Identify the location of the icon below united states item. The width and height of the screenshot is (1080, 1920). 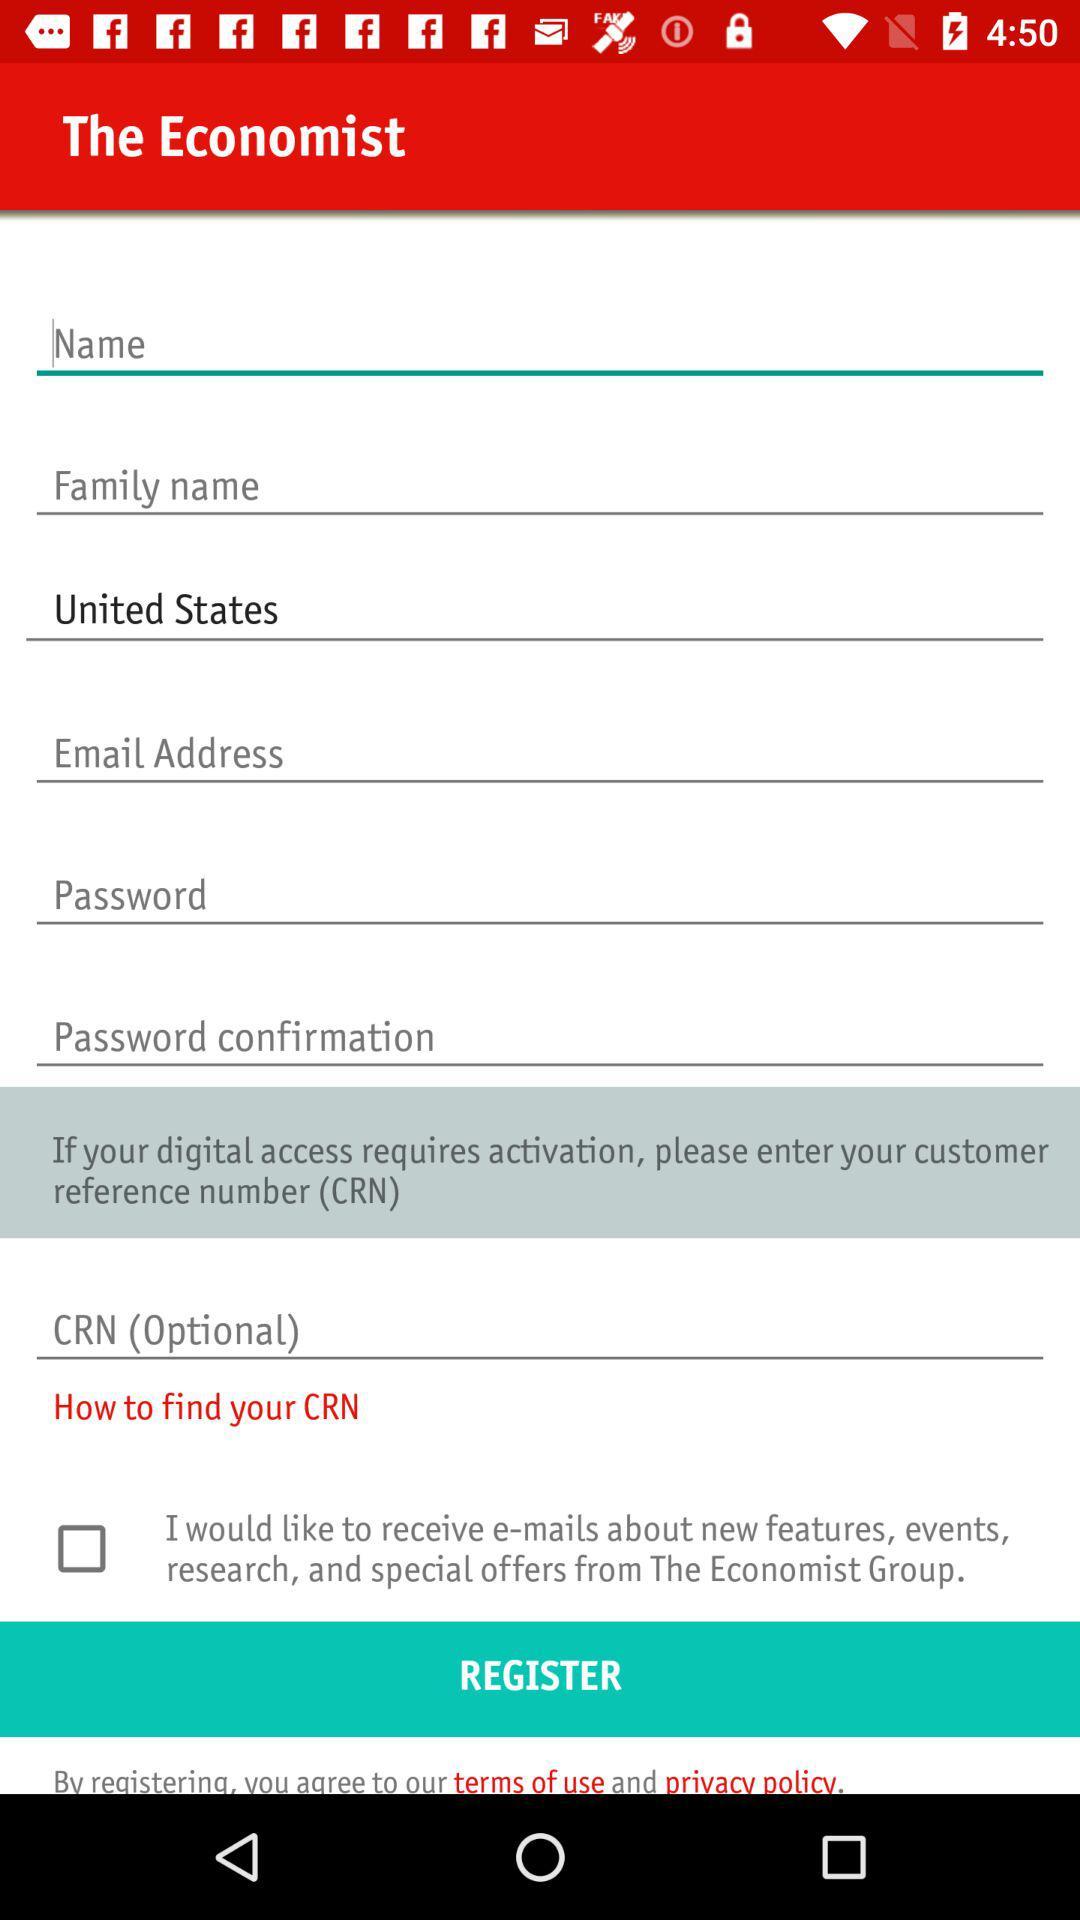
(540, 731).